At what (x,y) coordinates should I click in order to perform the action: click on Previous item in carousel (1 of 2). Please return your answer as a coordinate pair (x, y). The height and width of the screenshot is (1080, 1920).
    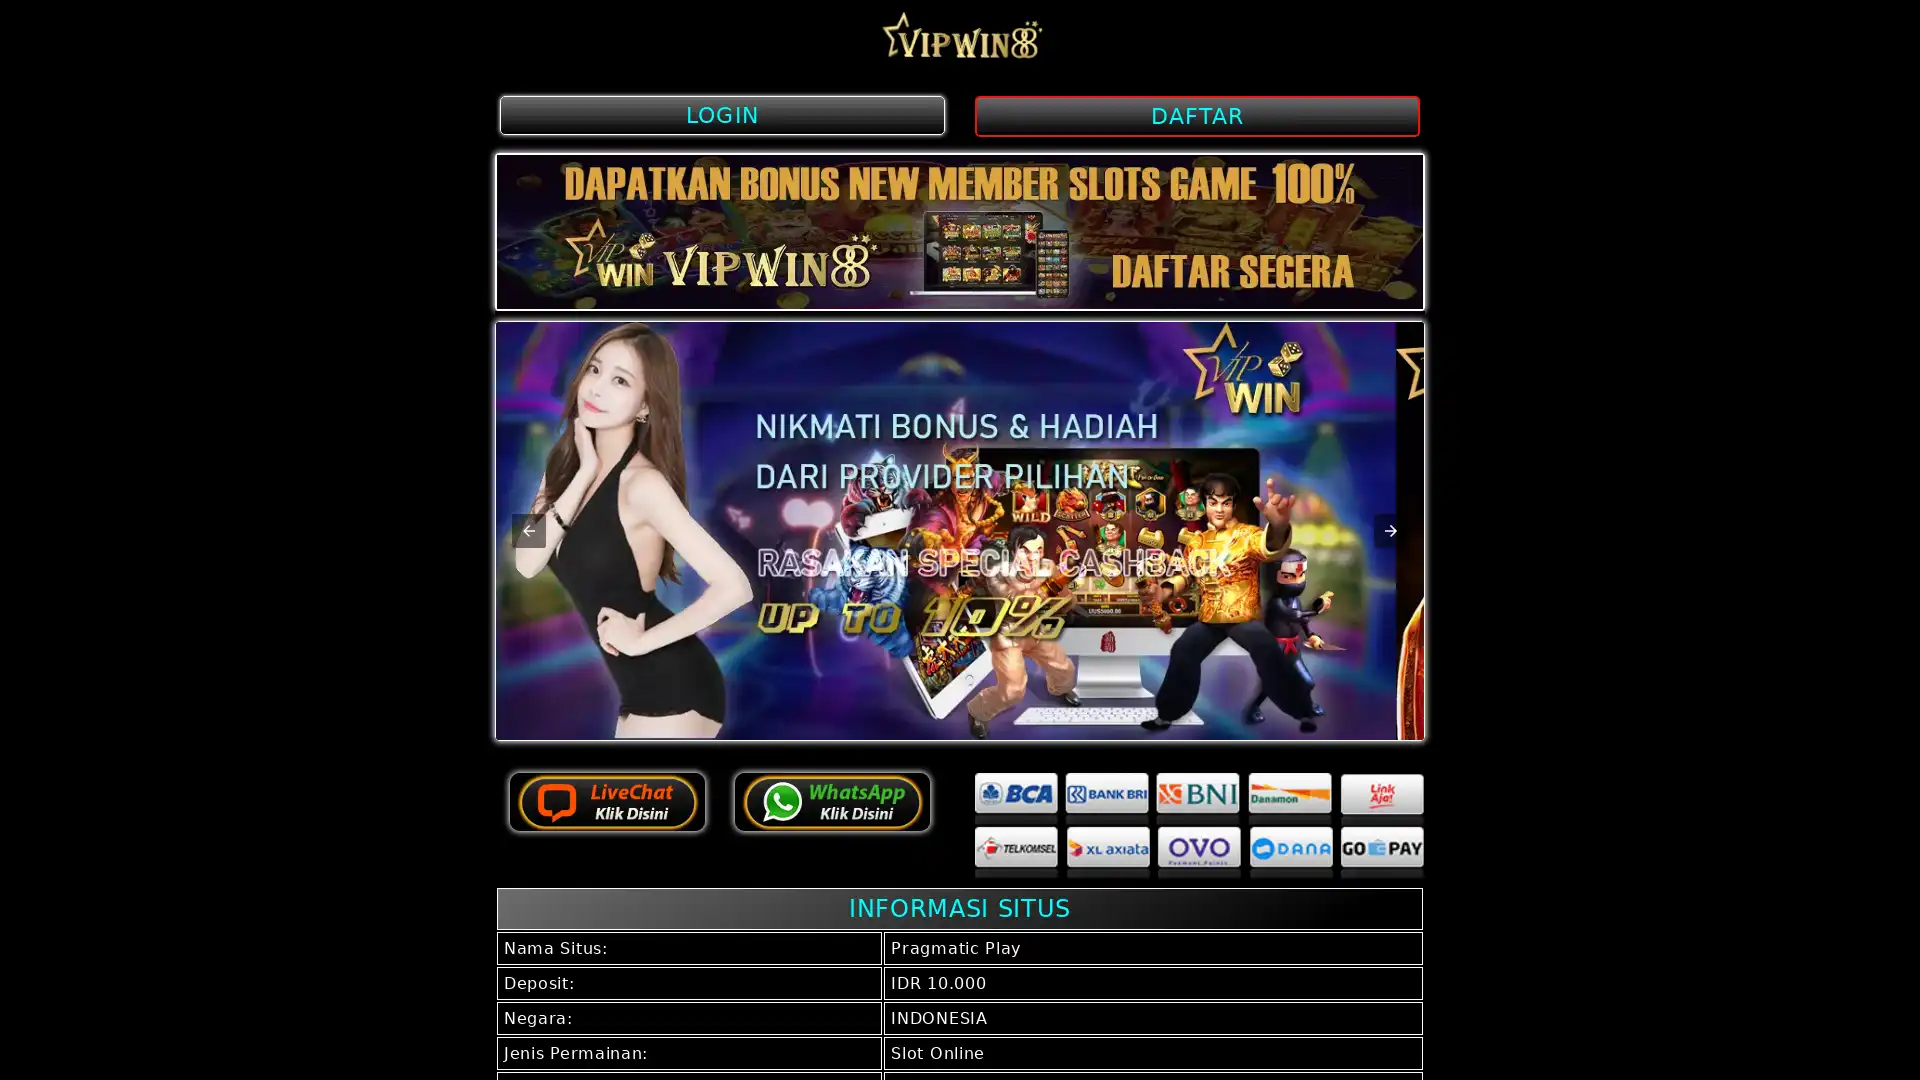
    Looking at the image, I should click on (528, 530).